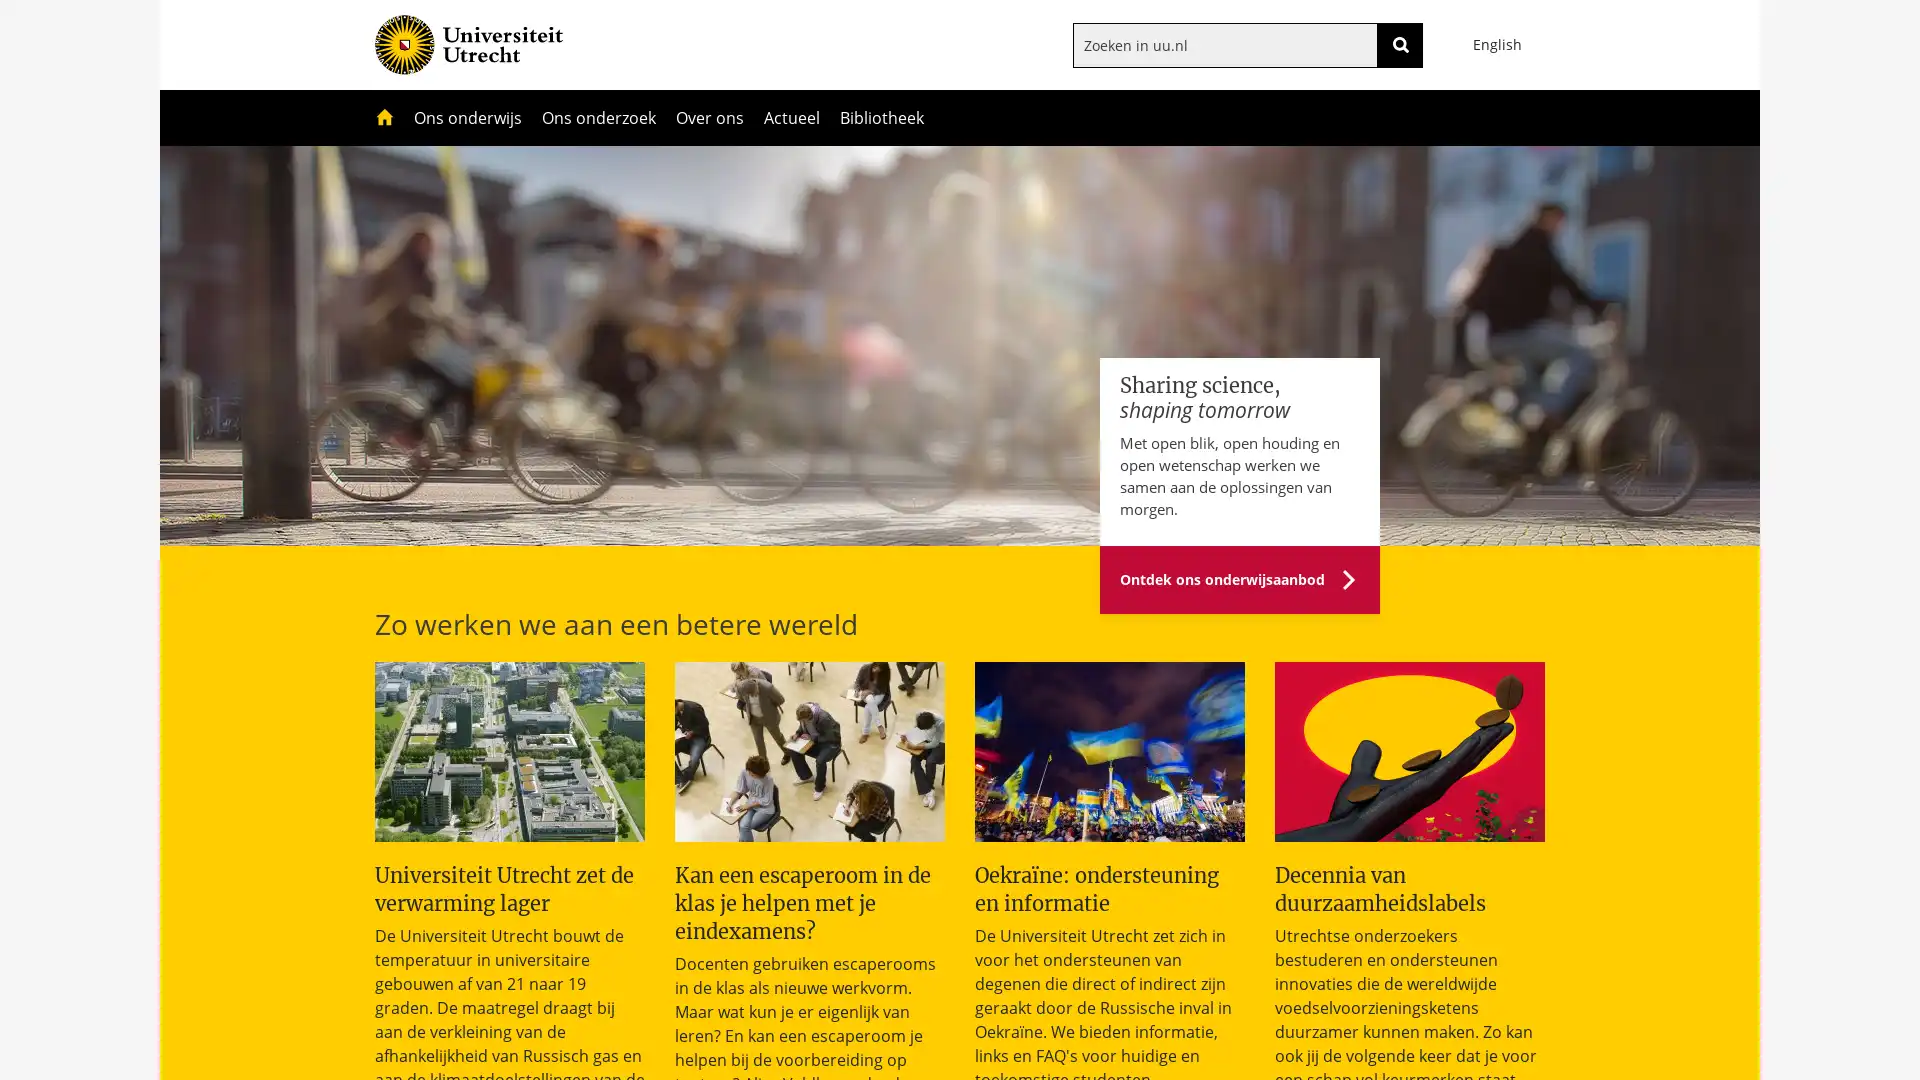  I want to click on ZOEKEN, so click(1399, 44).